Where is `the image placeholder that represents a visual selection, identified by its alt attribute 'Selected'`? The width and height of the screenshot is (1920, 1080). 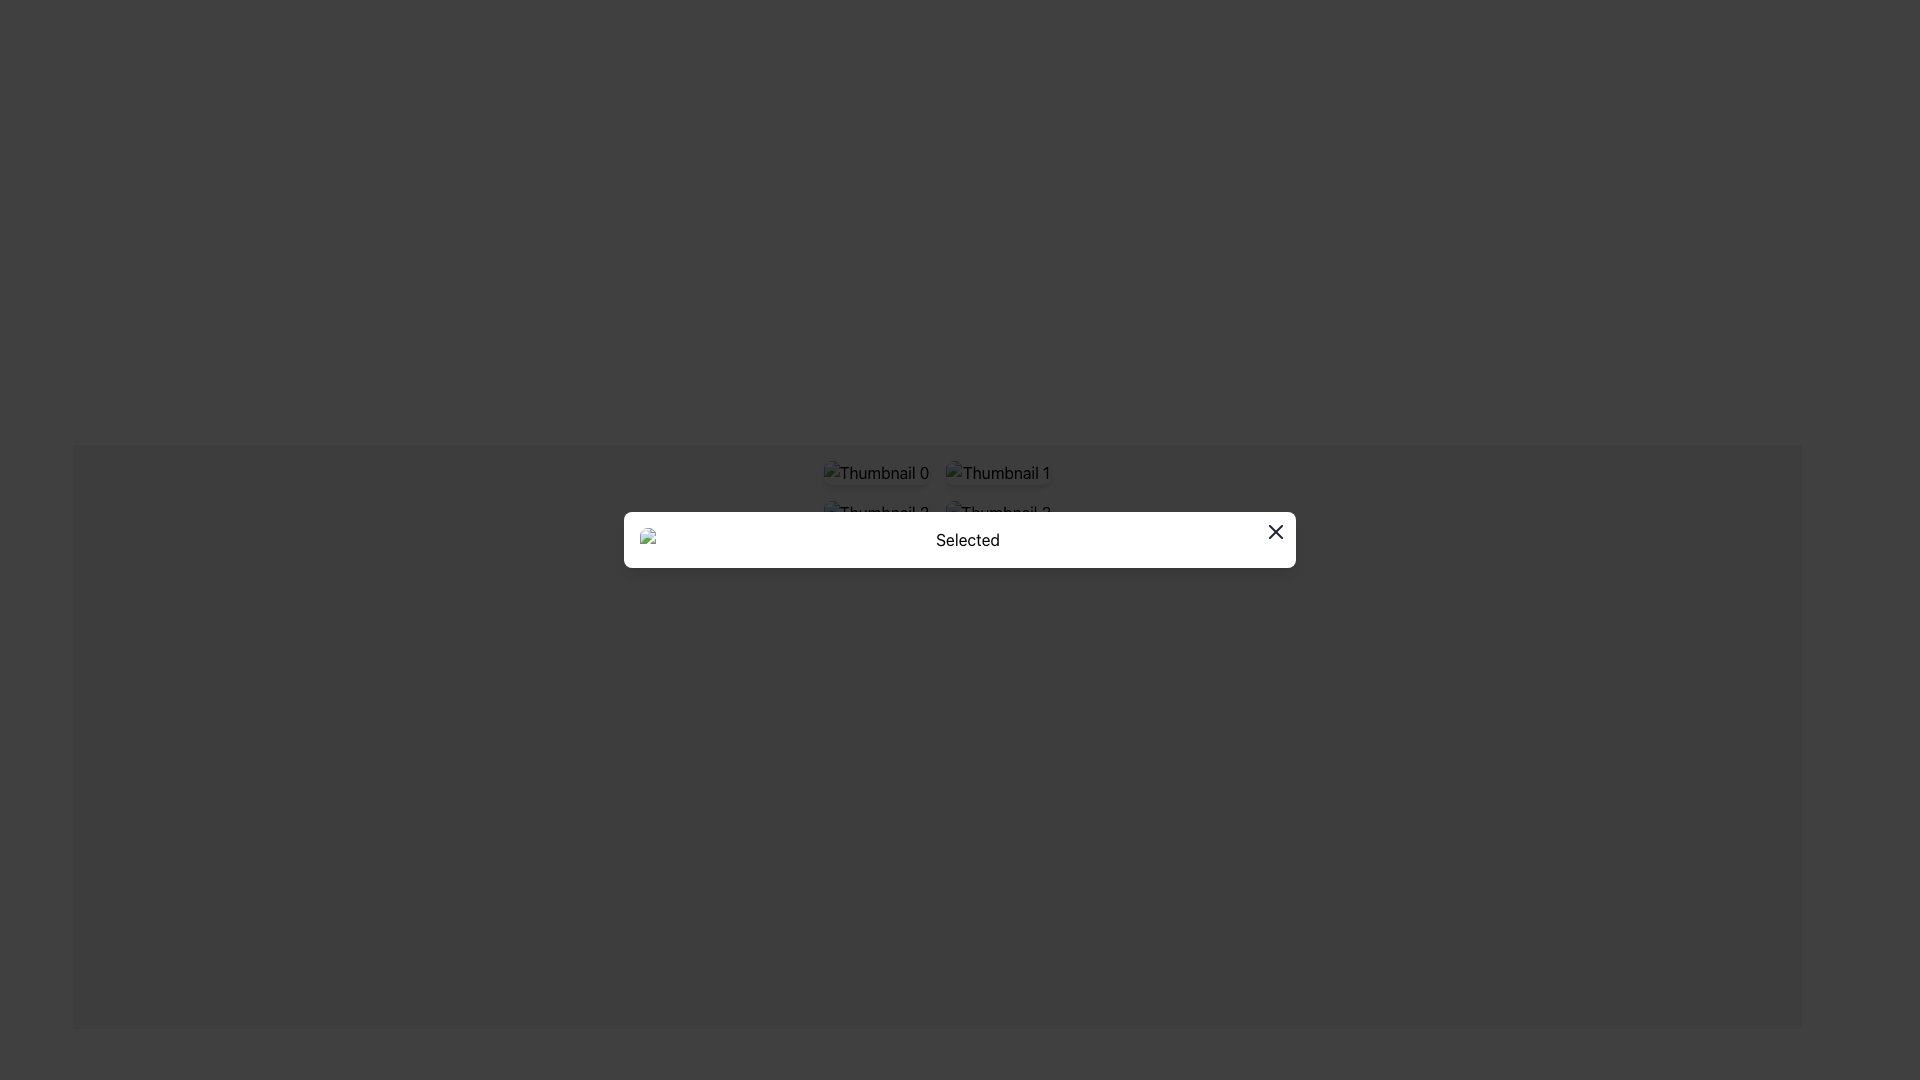
the image placeholder that represents a visual selection, identified by its alt attribute 'Selected' is located at coordinates (960, 540).